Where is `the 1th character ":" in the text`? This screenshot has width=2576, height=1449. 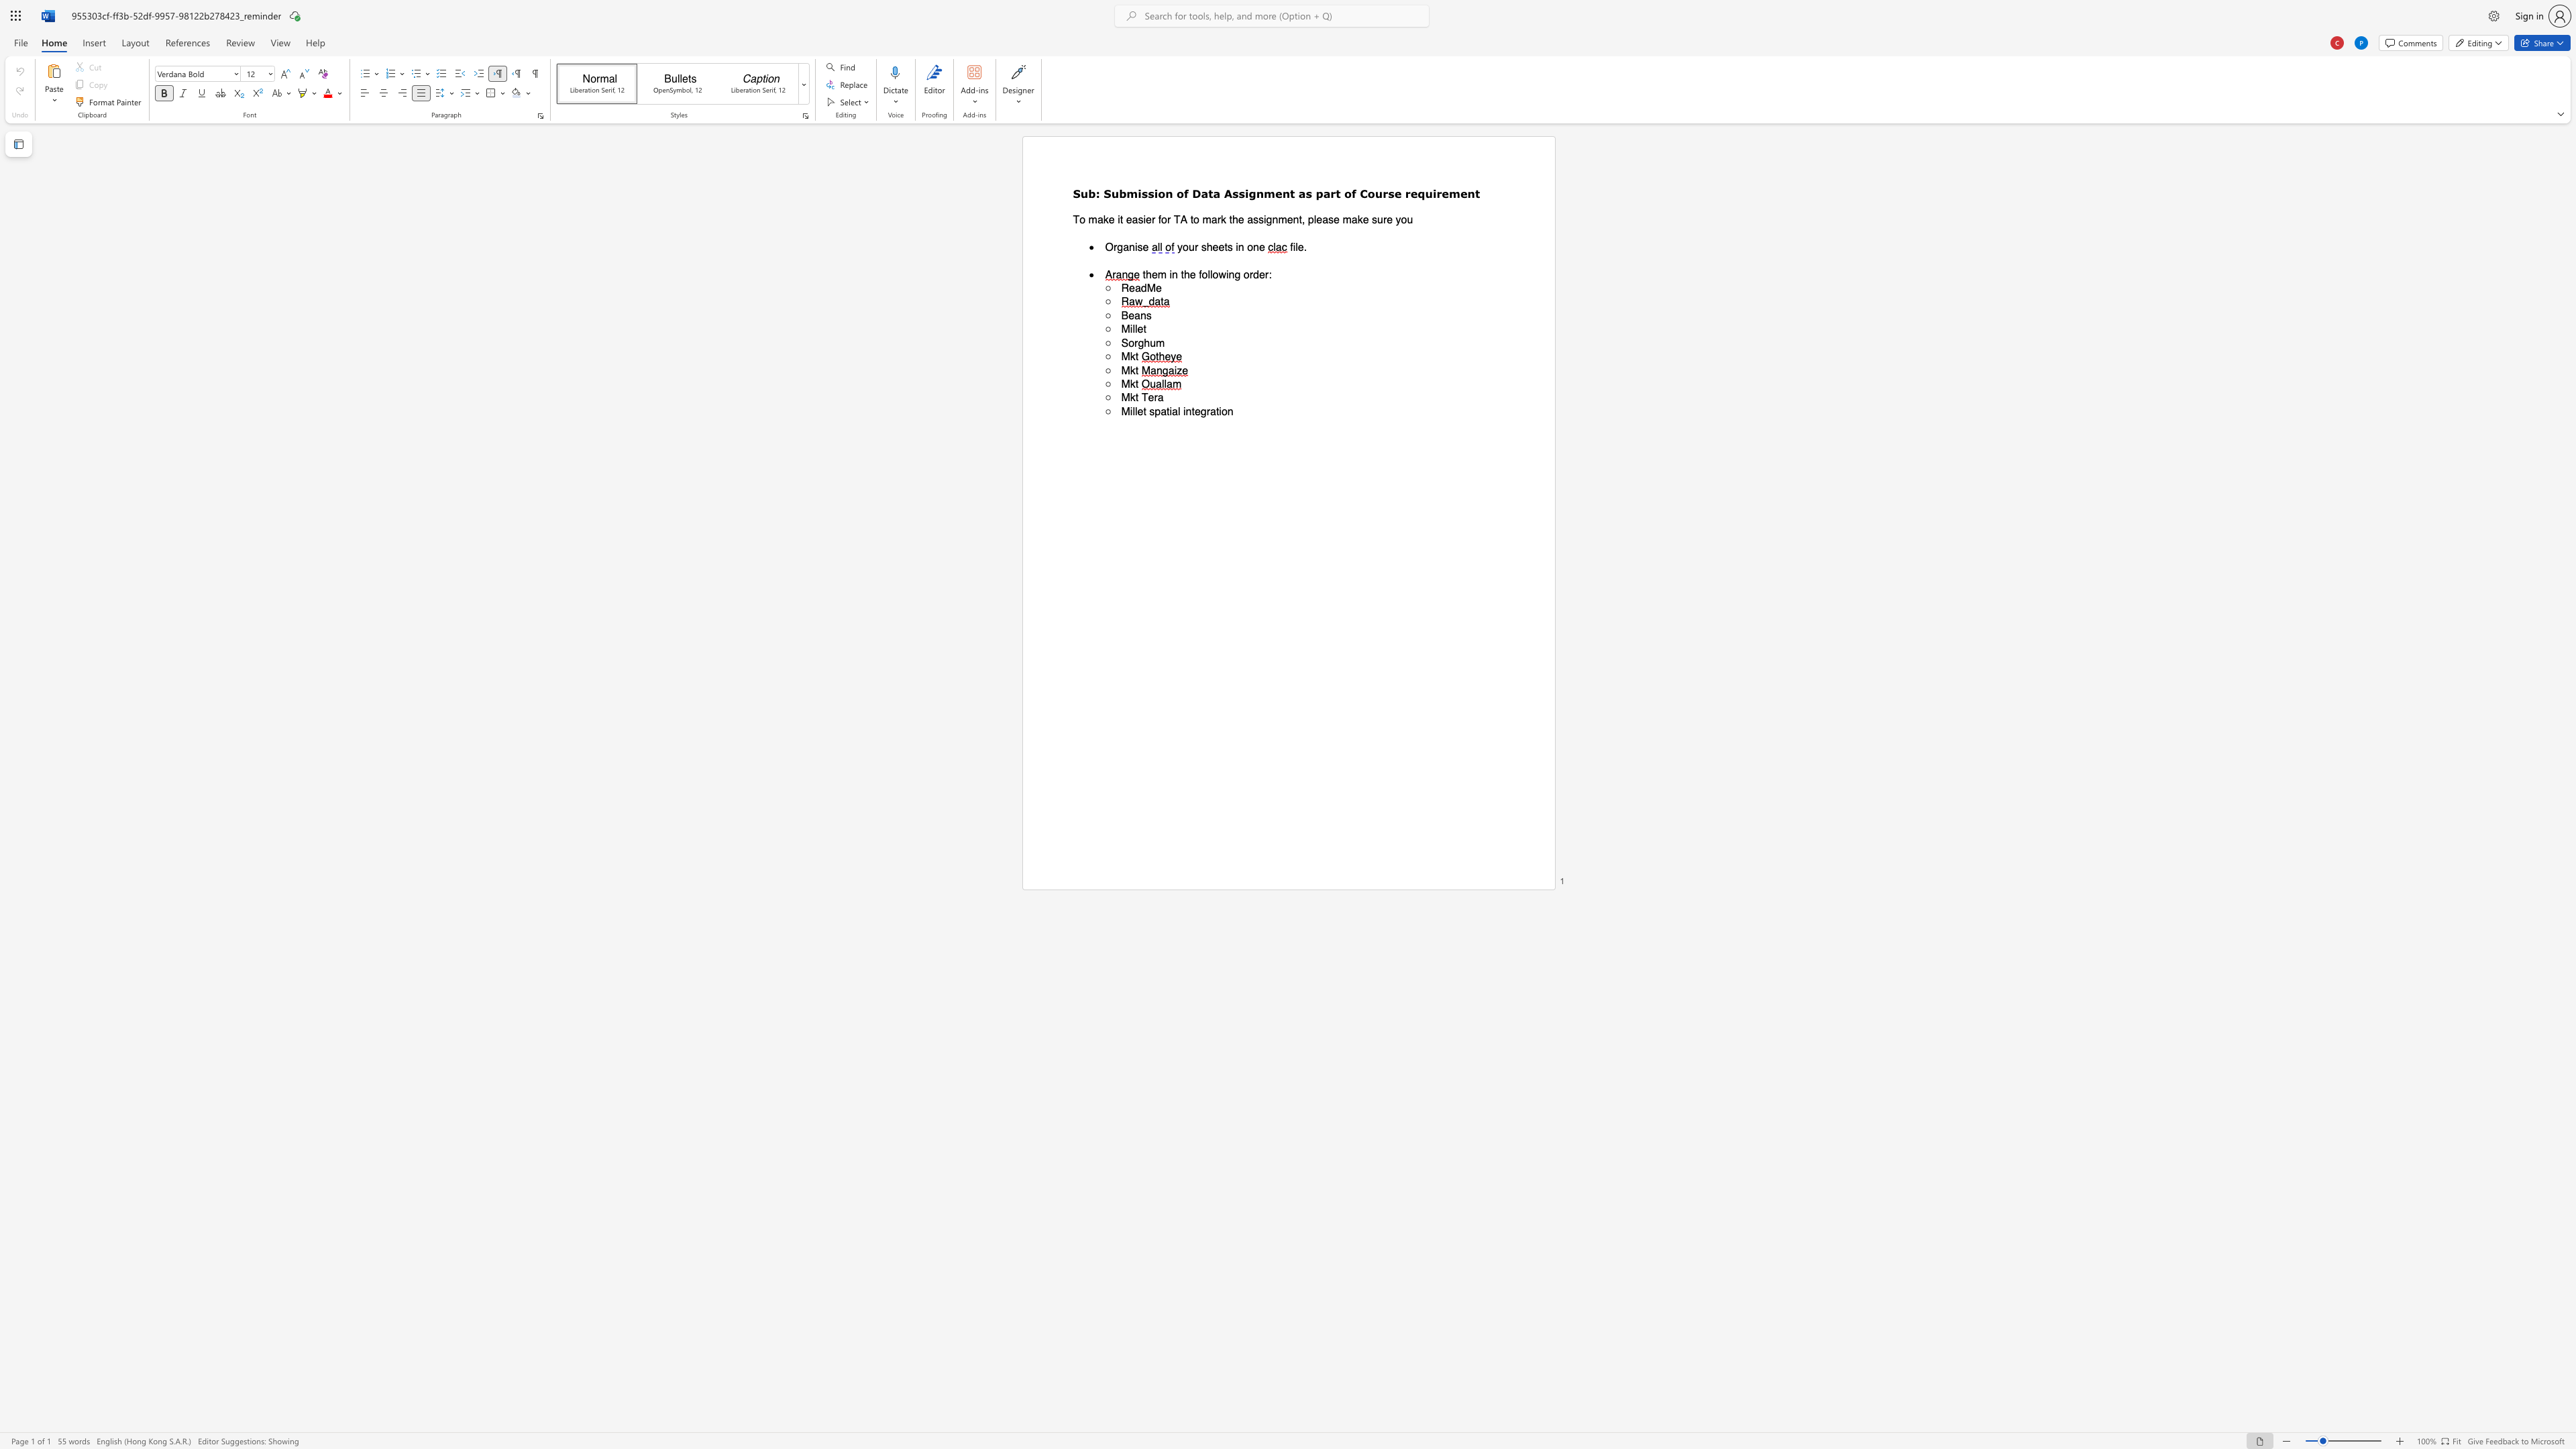 the 1th character ":" in the text is located at coordinates (1097, 192).